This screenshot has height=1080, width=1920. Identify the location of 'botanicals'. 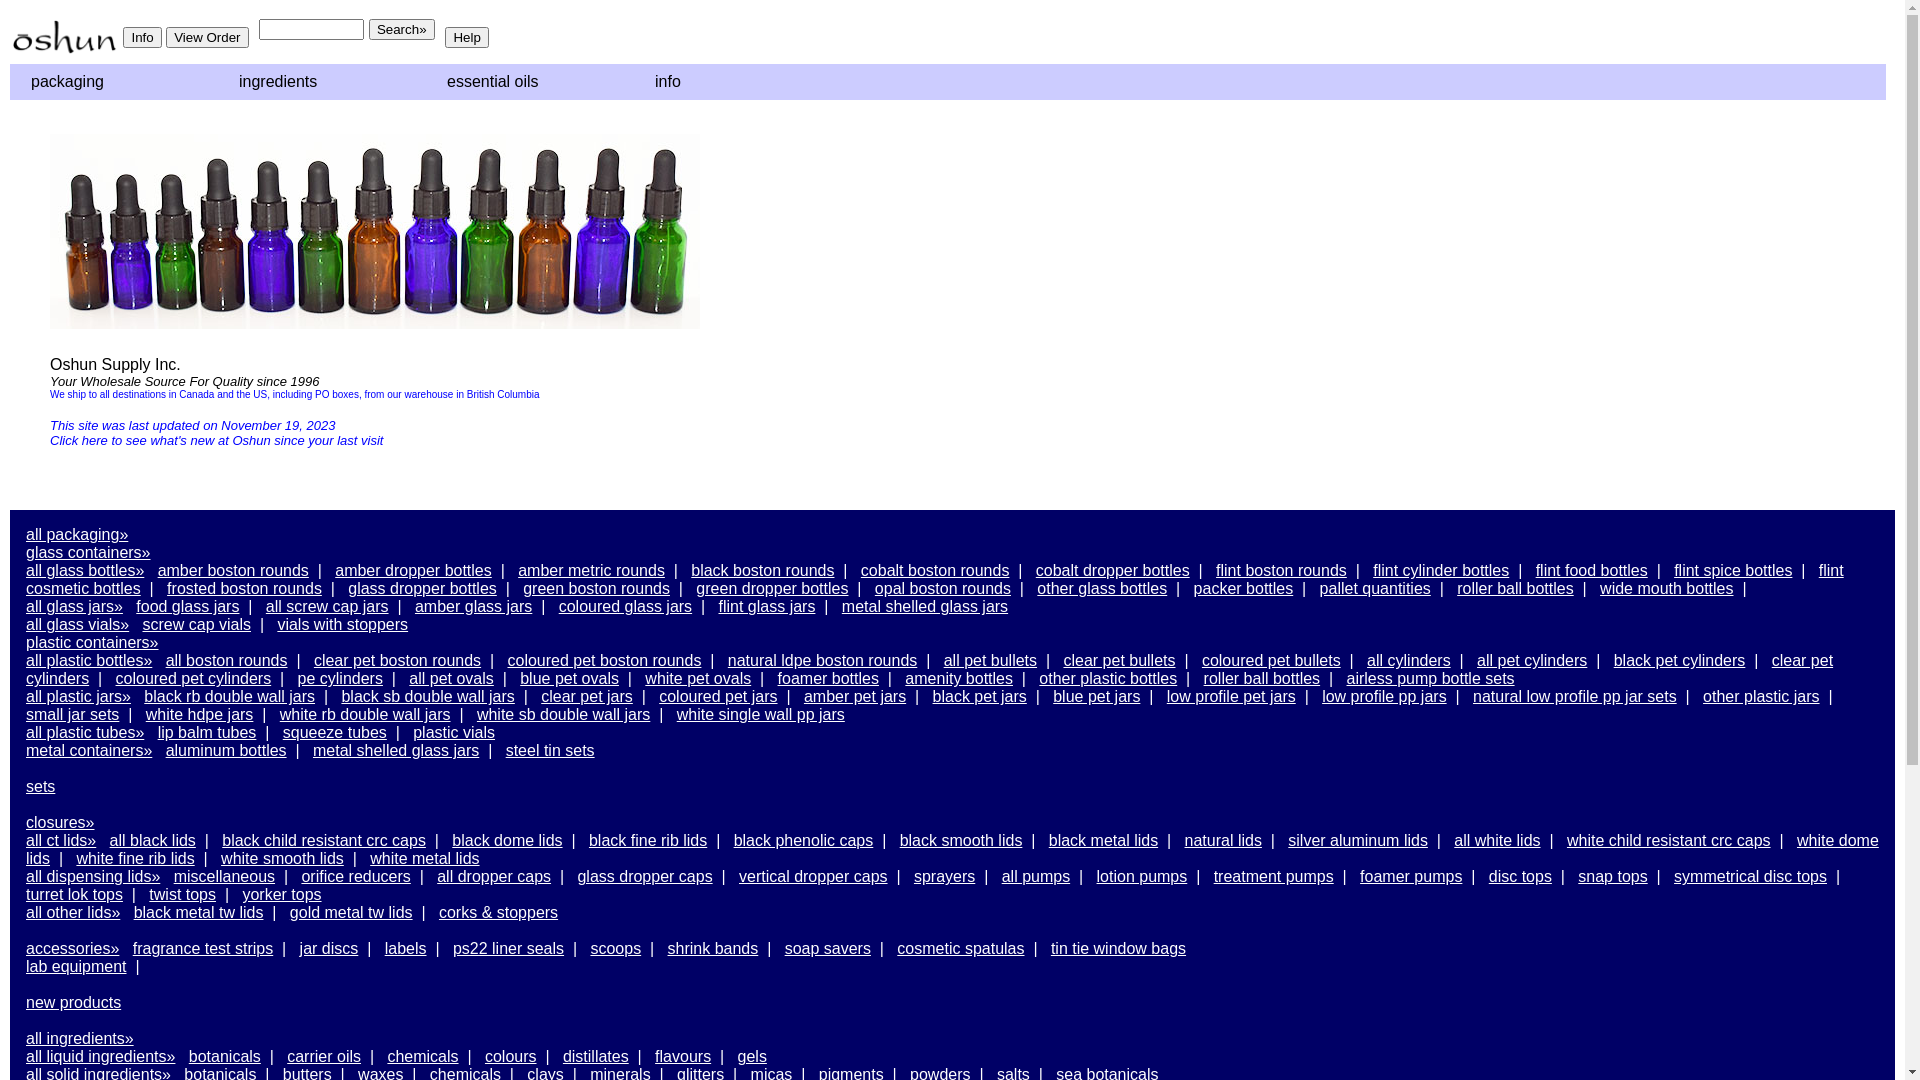
(225, 1055).